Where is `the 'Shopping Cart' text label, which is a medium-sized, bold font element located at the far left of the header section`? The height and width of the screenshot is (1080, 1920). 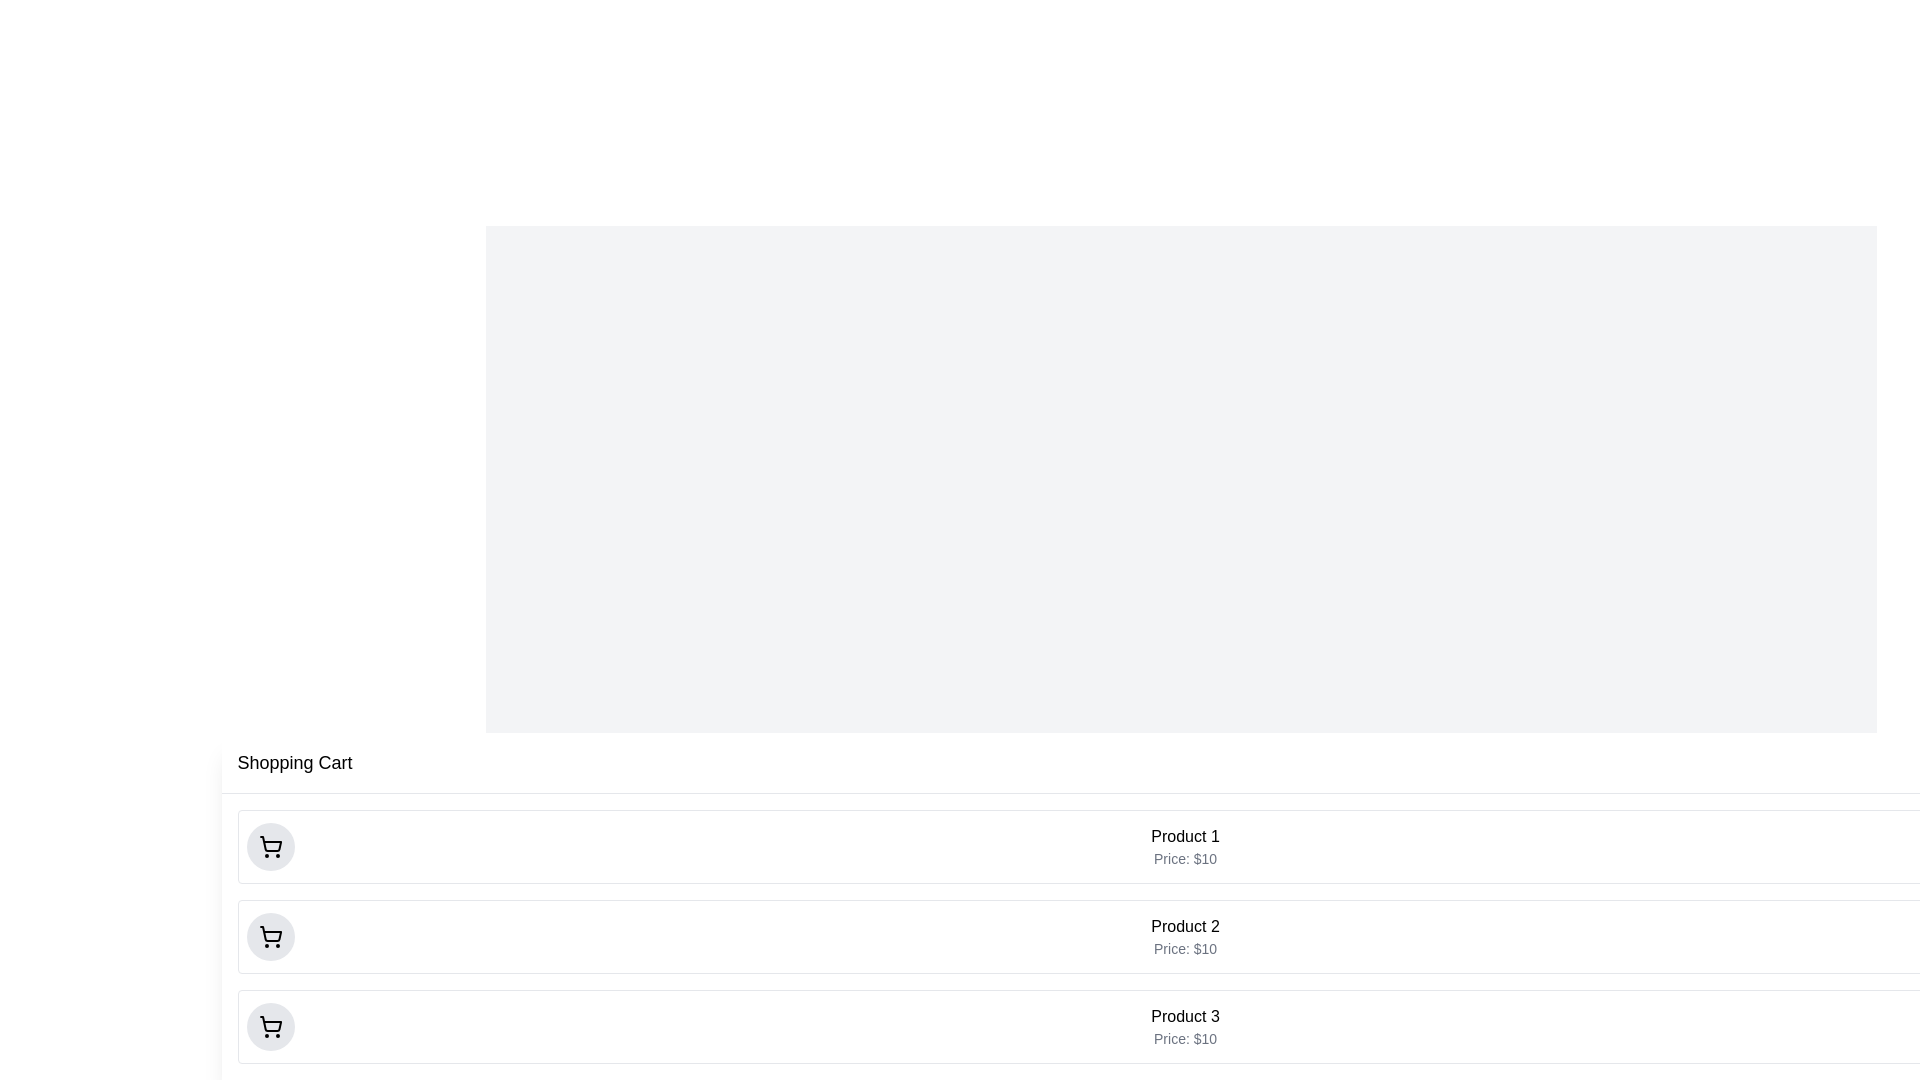 the 'Shopping Cart' text label, which is a medium-sized, bold font element located at the far left of the header section is located at coordinates (294, 763).